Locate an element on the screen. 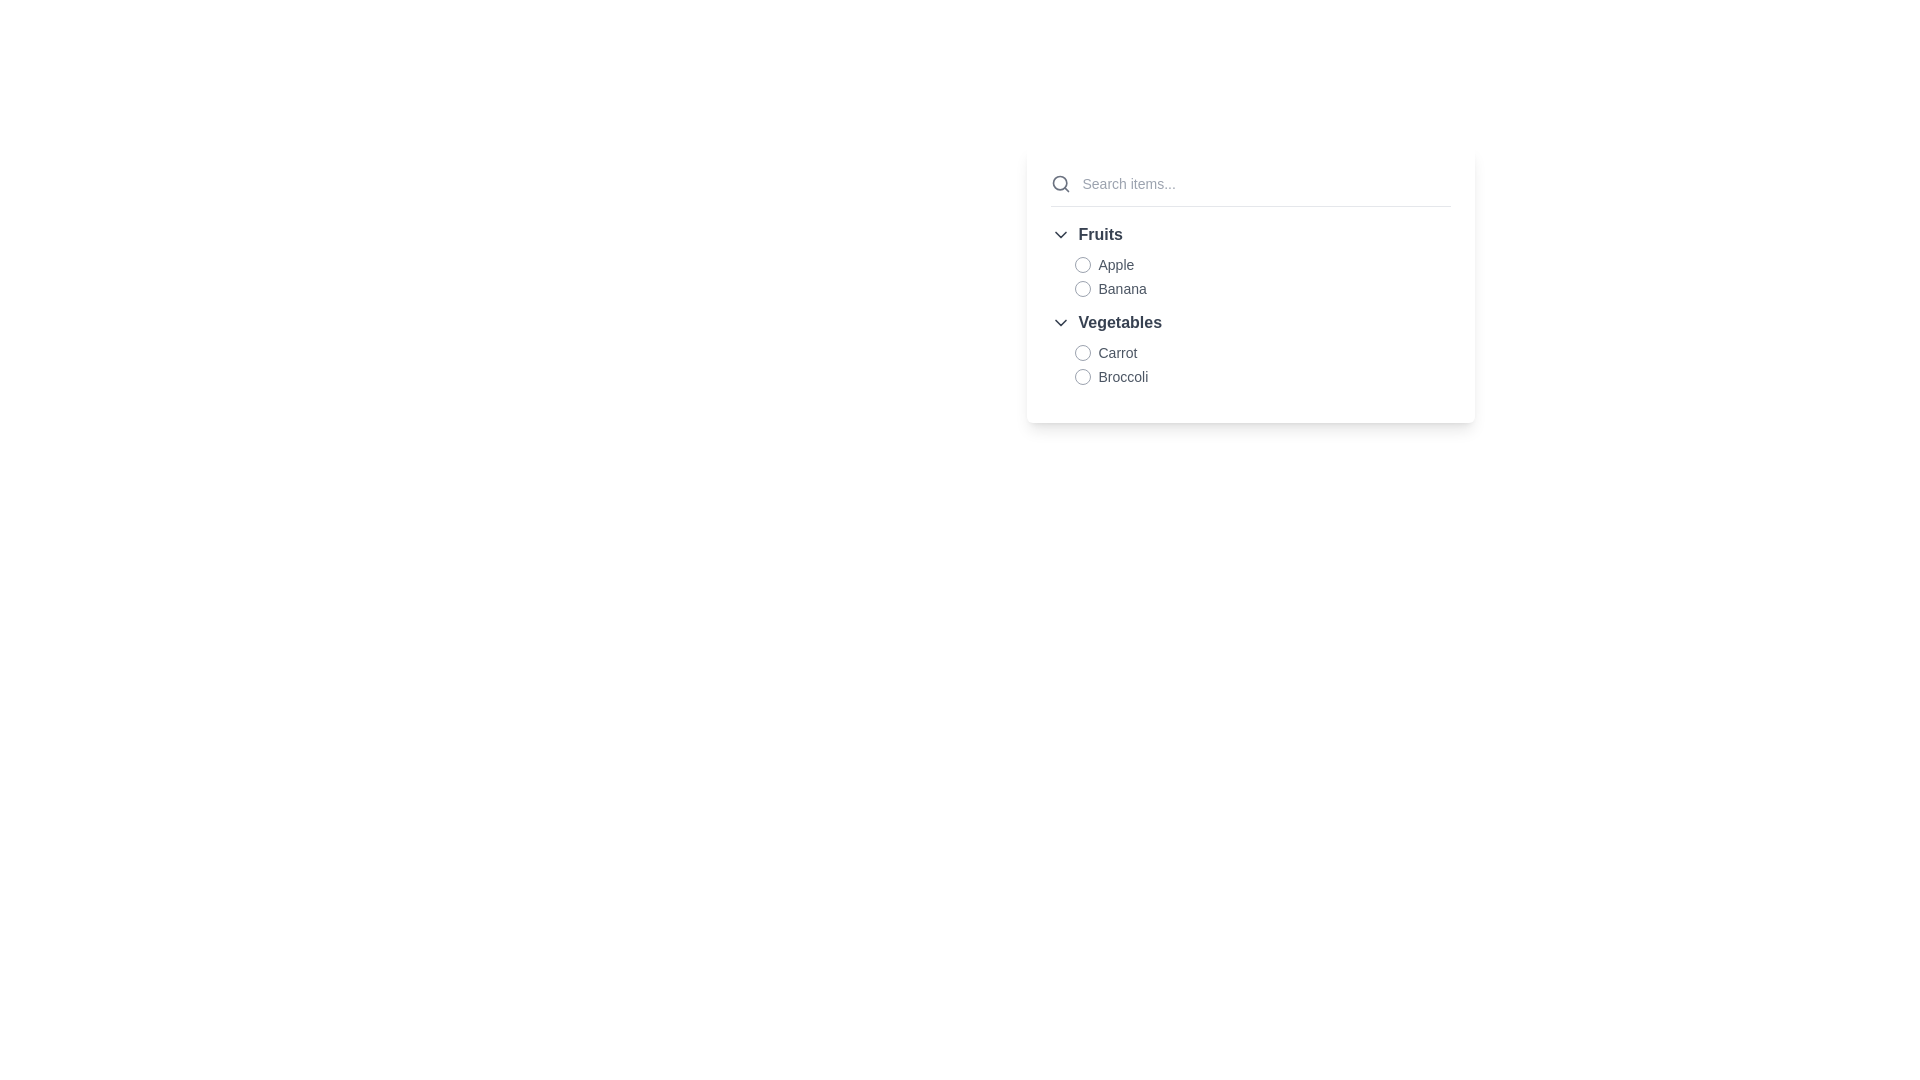 Image resolution: width=1920 pixels, height=1080 pixels. the unselected radio button located to the left of the label 'Broccoli' in the vertical selection list under the 'Vegetables' category is located at coordinates (1081, 377).